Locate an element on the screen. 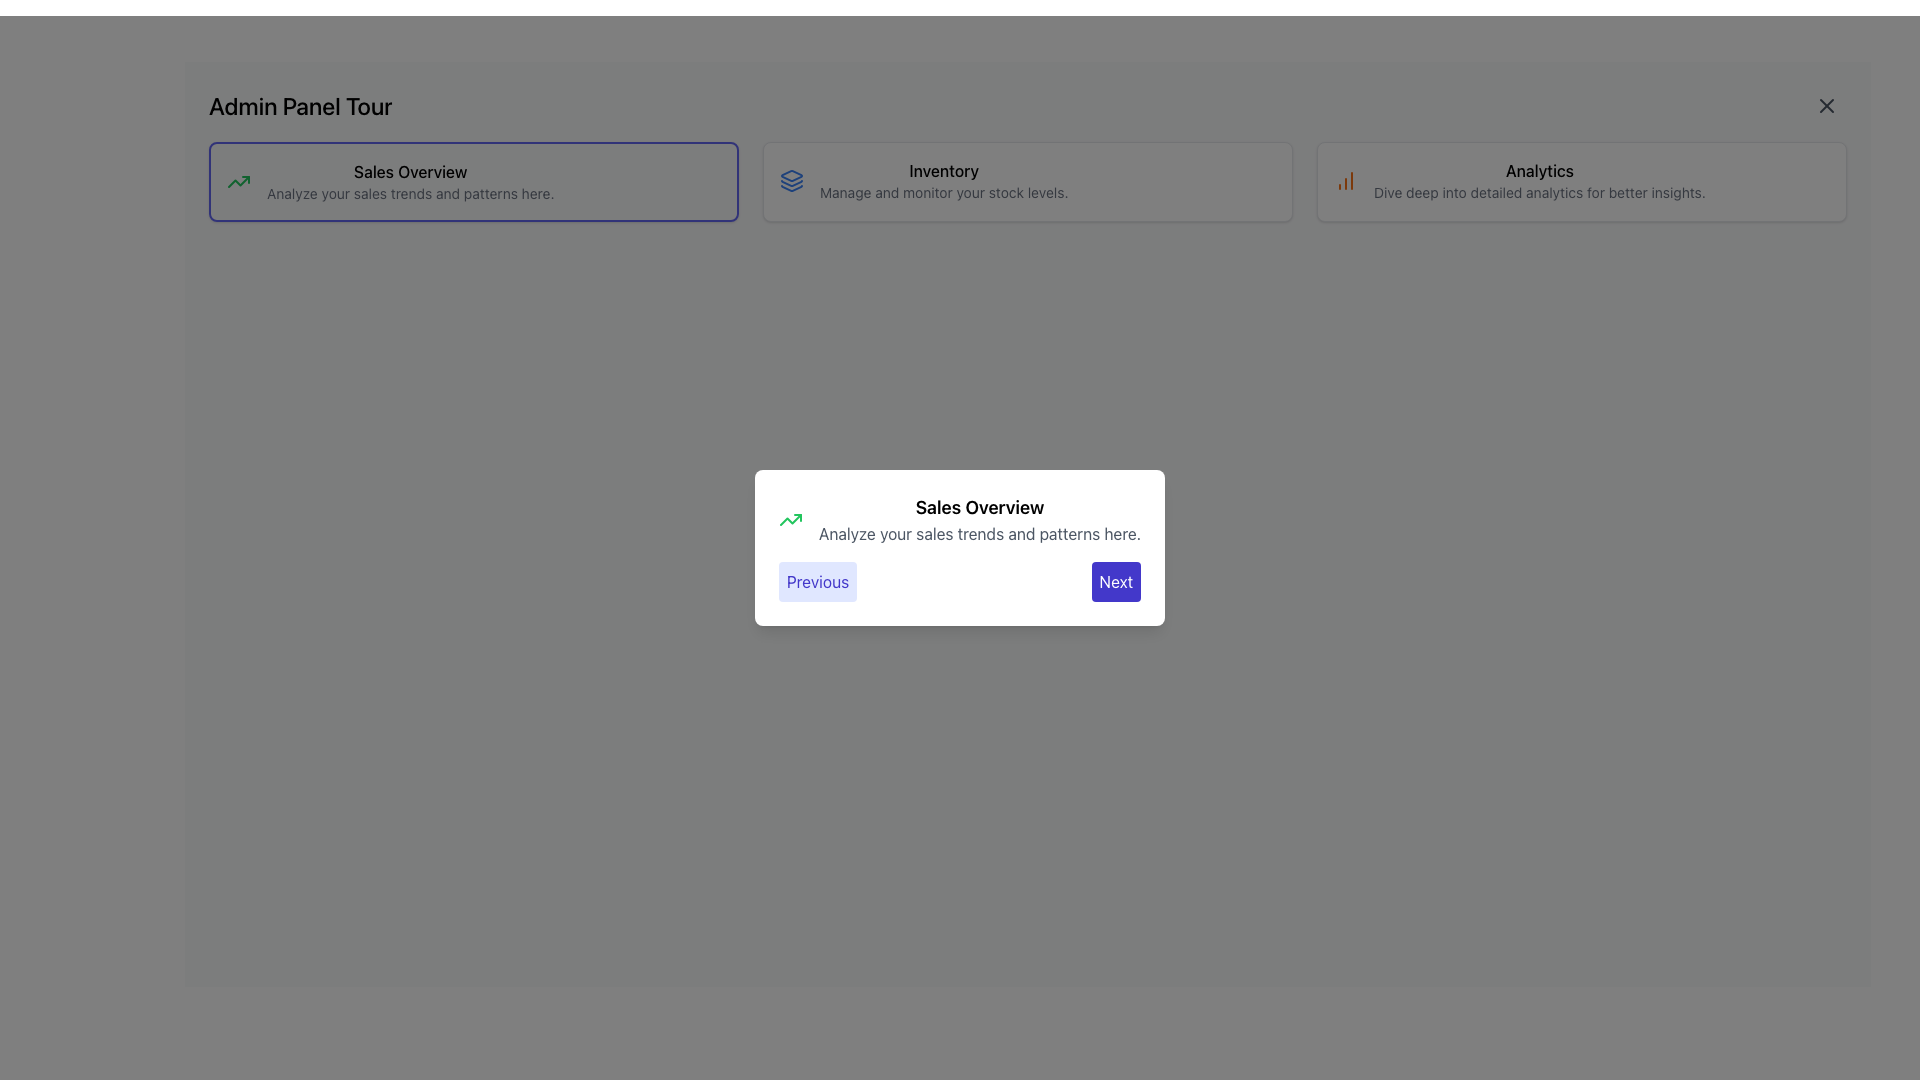 The width and height of the screenshot is (1920, 1080). the 'Next' button, which is a rectangular button with white text on a blue background, located at the bottom-right corner of the modal, adjacent to the 'Previous' button is located at coordinates (1115, 582).